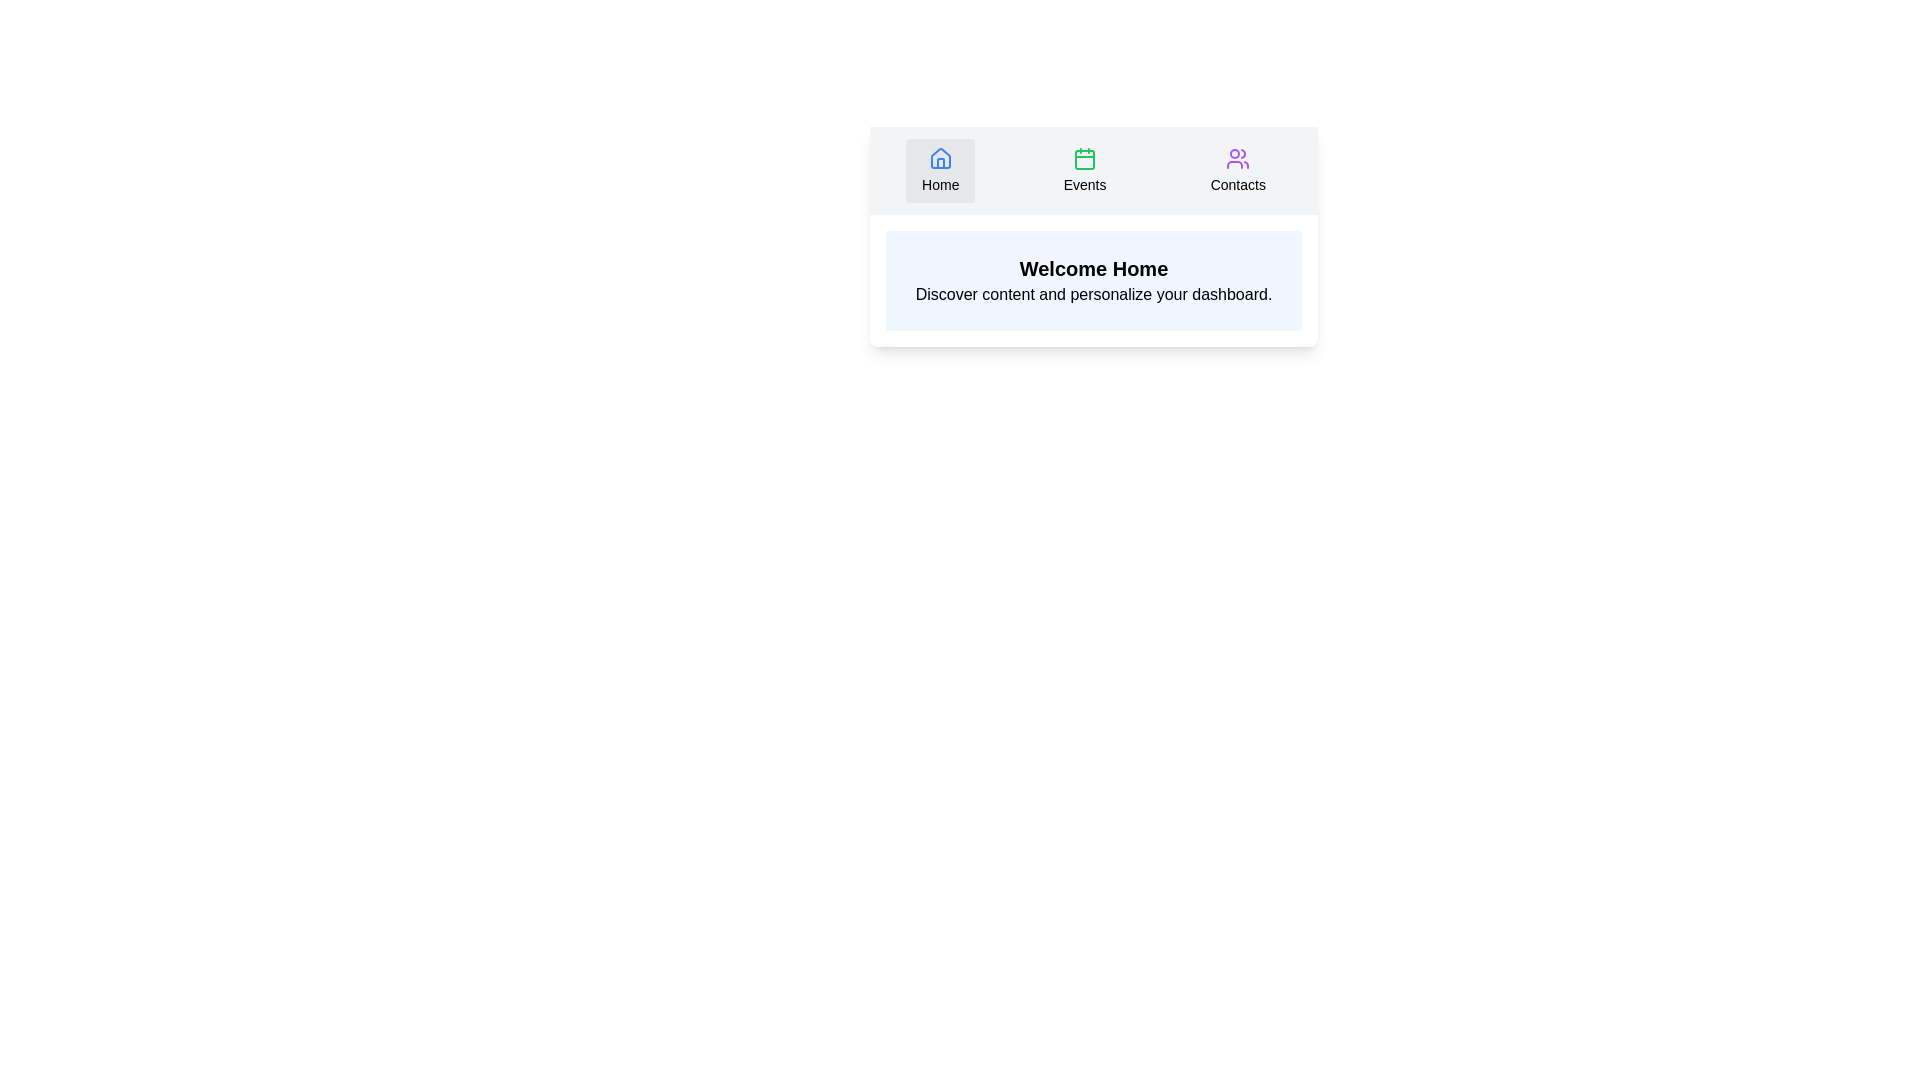 The height and width of the screenshot is (1080, 1920). What do you see at coordinates (939, 169) in the screenshot?
I see `the tab button labeled Home` at bounding box center [939, 169].